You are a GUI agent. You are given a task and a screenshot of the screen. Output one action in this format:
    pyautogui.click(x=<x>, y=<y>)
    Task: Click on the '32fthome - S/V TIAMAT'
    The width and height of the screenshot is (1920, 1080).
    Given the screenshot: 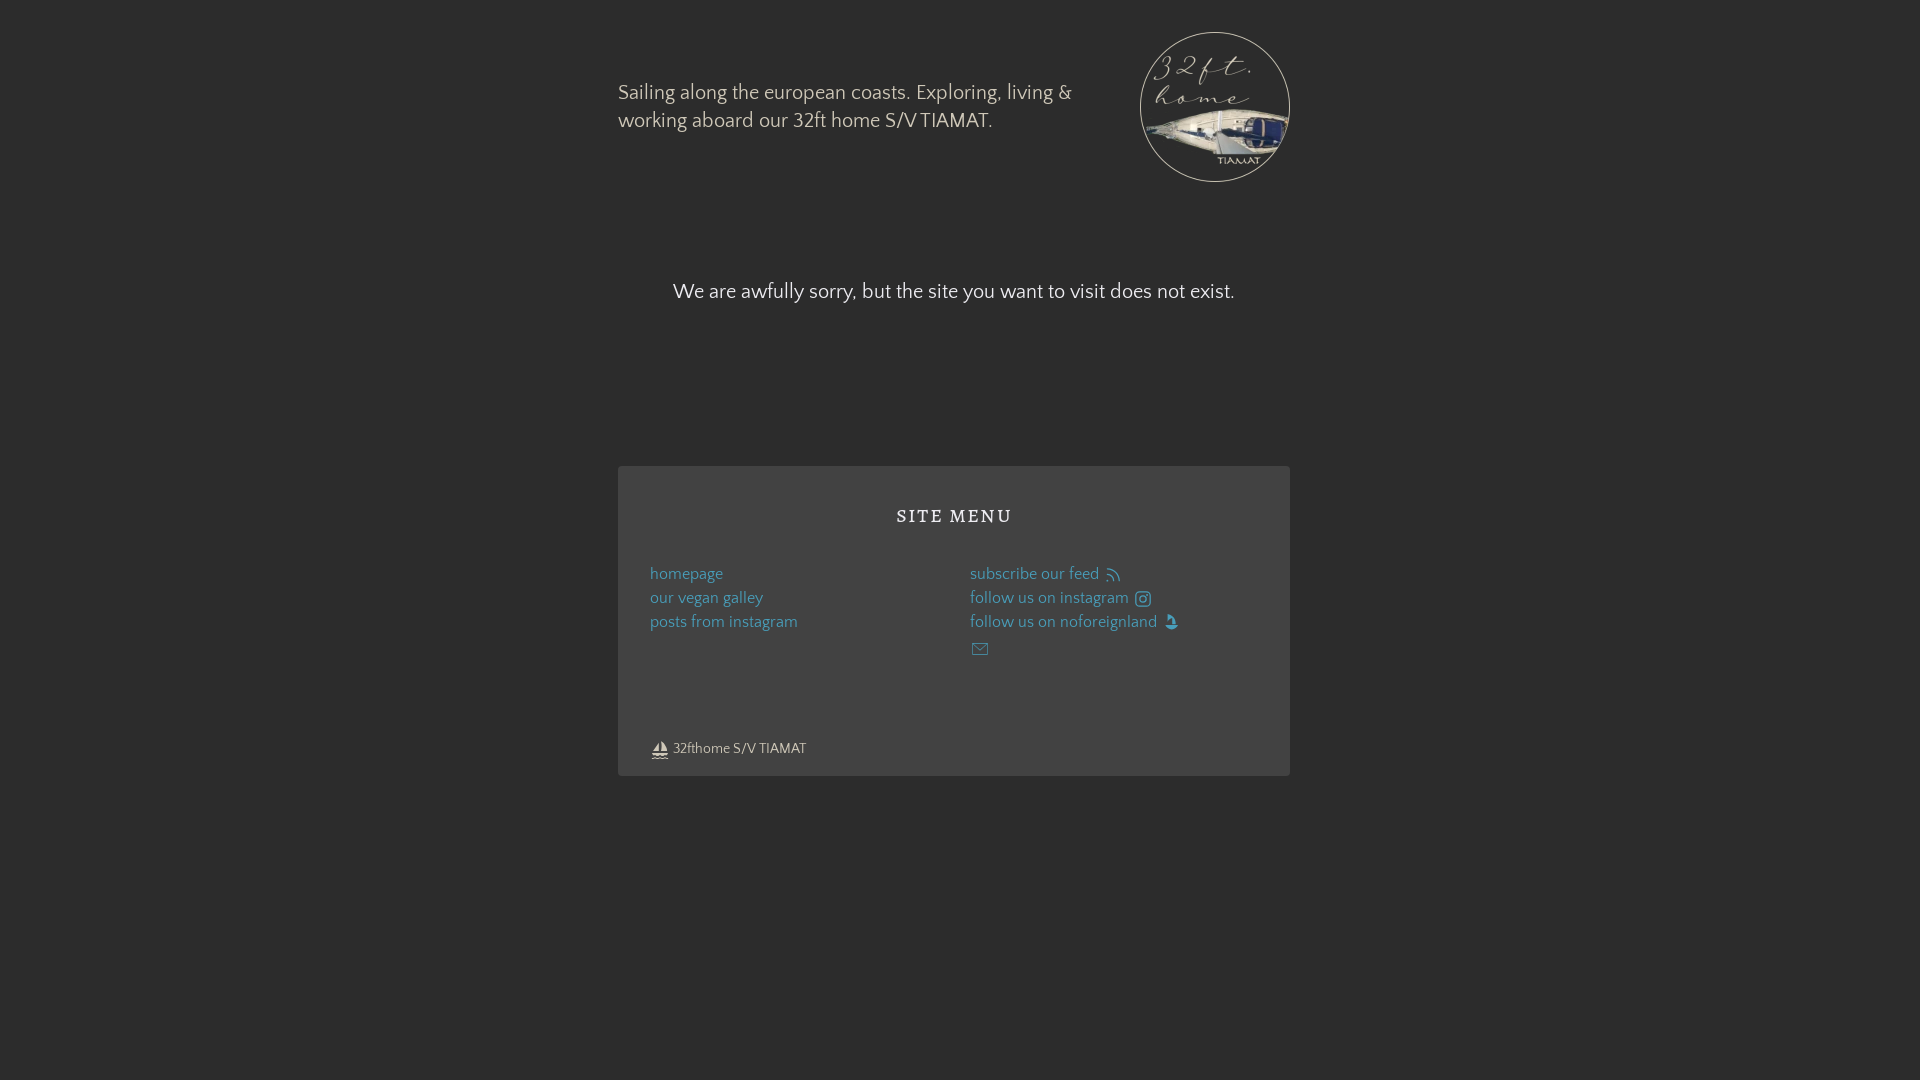 What is the action you would take?
    pyautogui.click(x=1213, y=107)
    